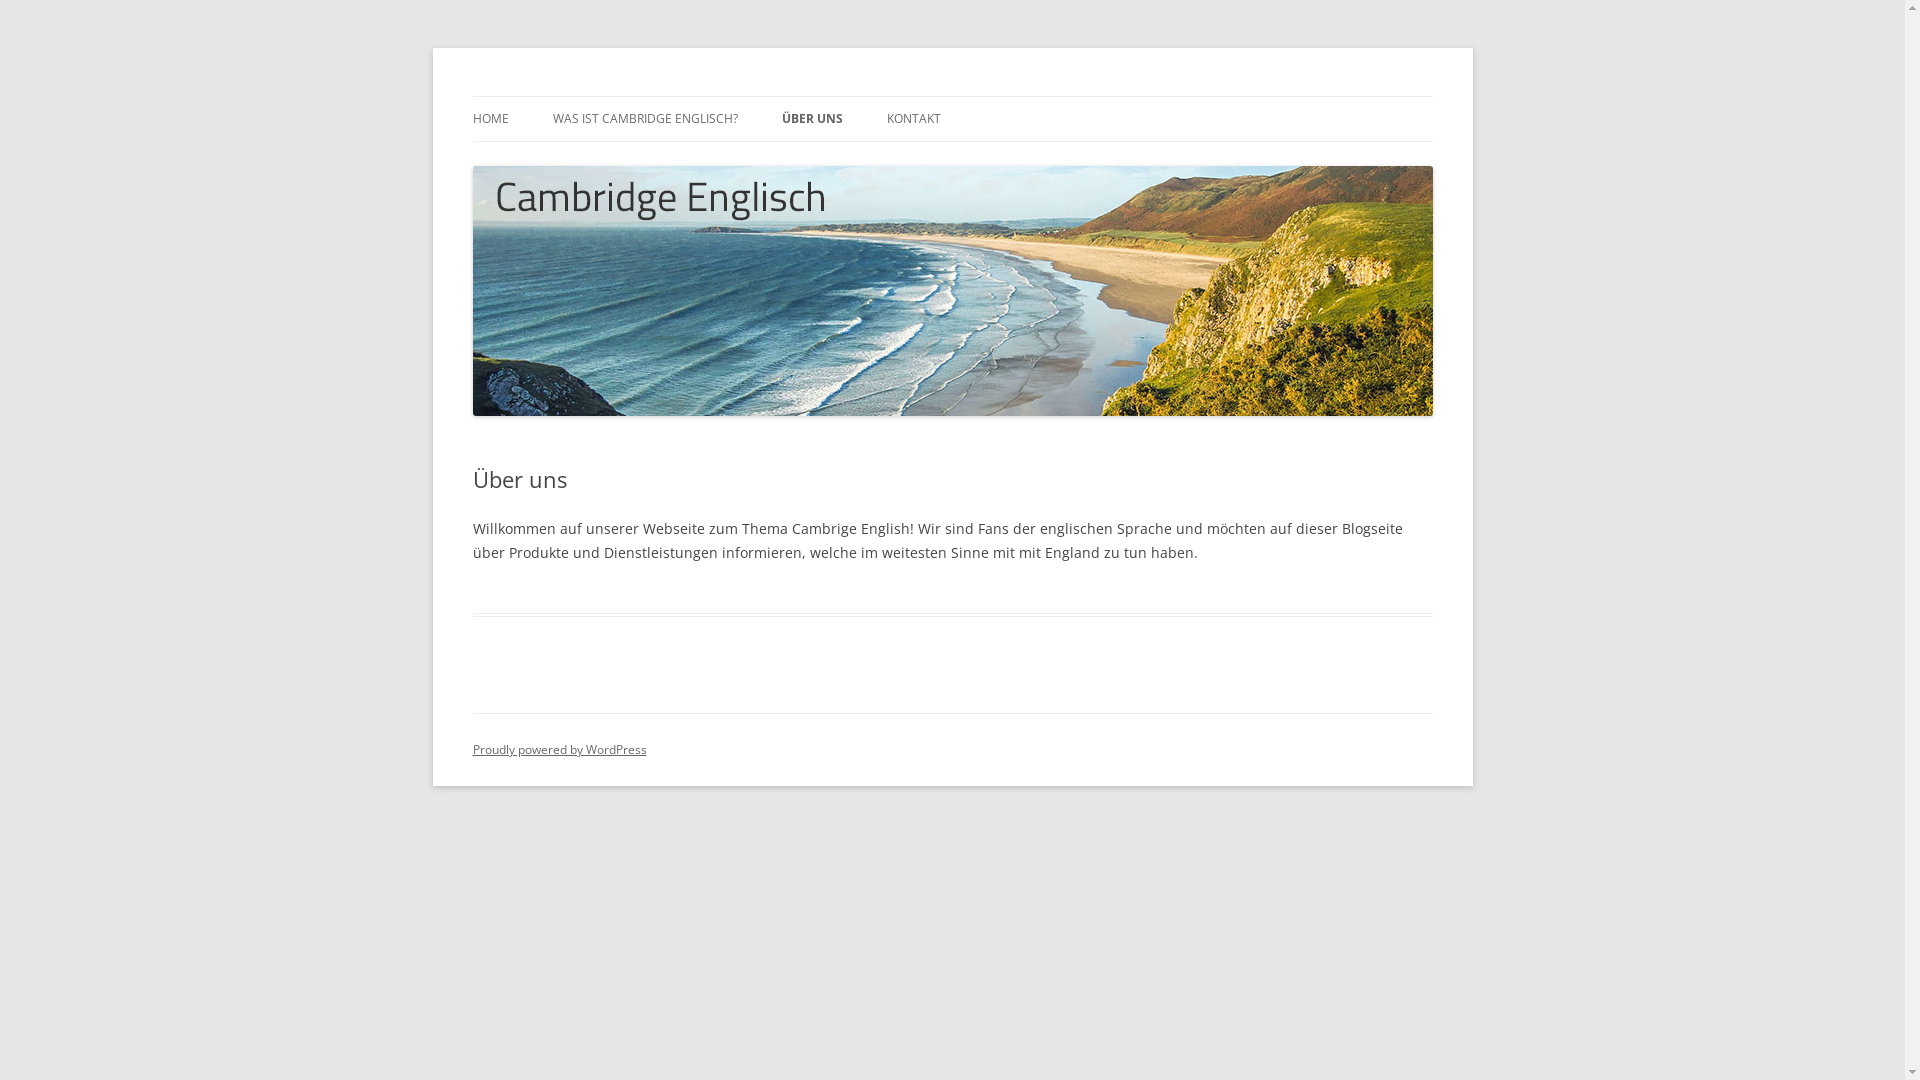 The image size is (1920, 1080). What do you see at coordinates (558, 749) in the screenshot?
I see `'Proudly powered by WordPress'` at bounding box center [558, 749].